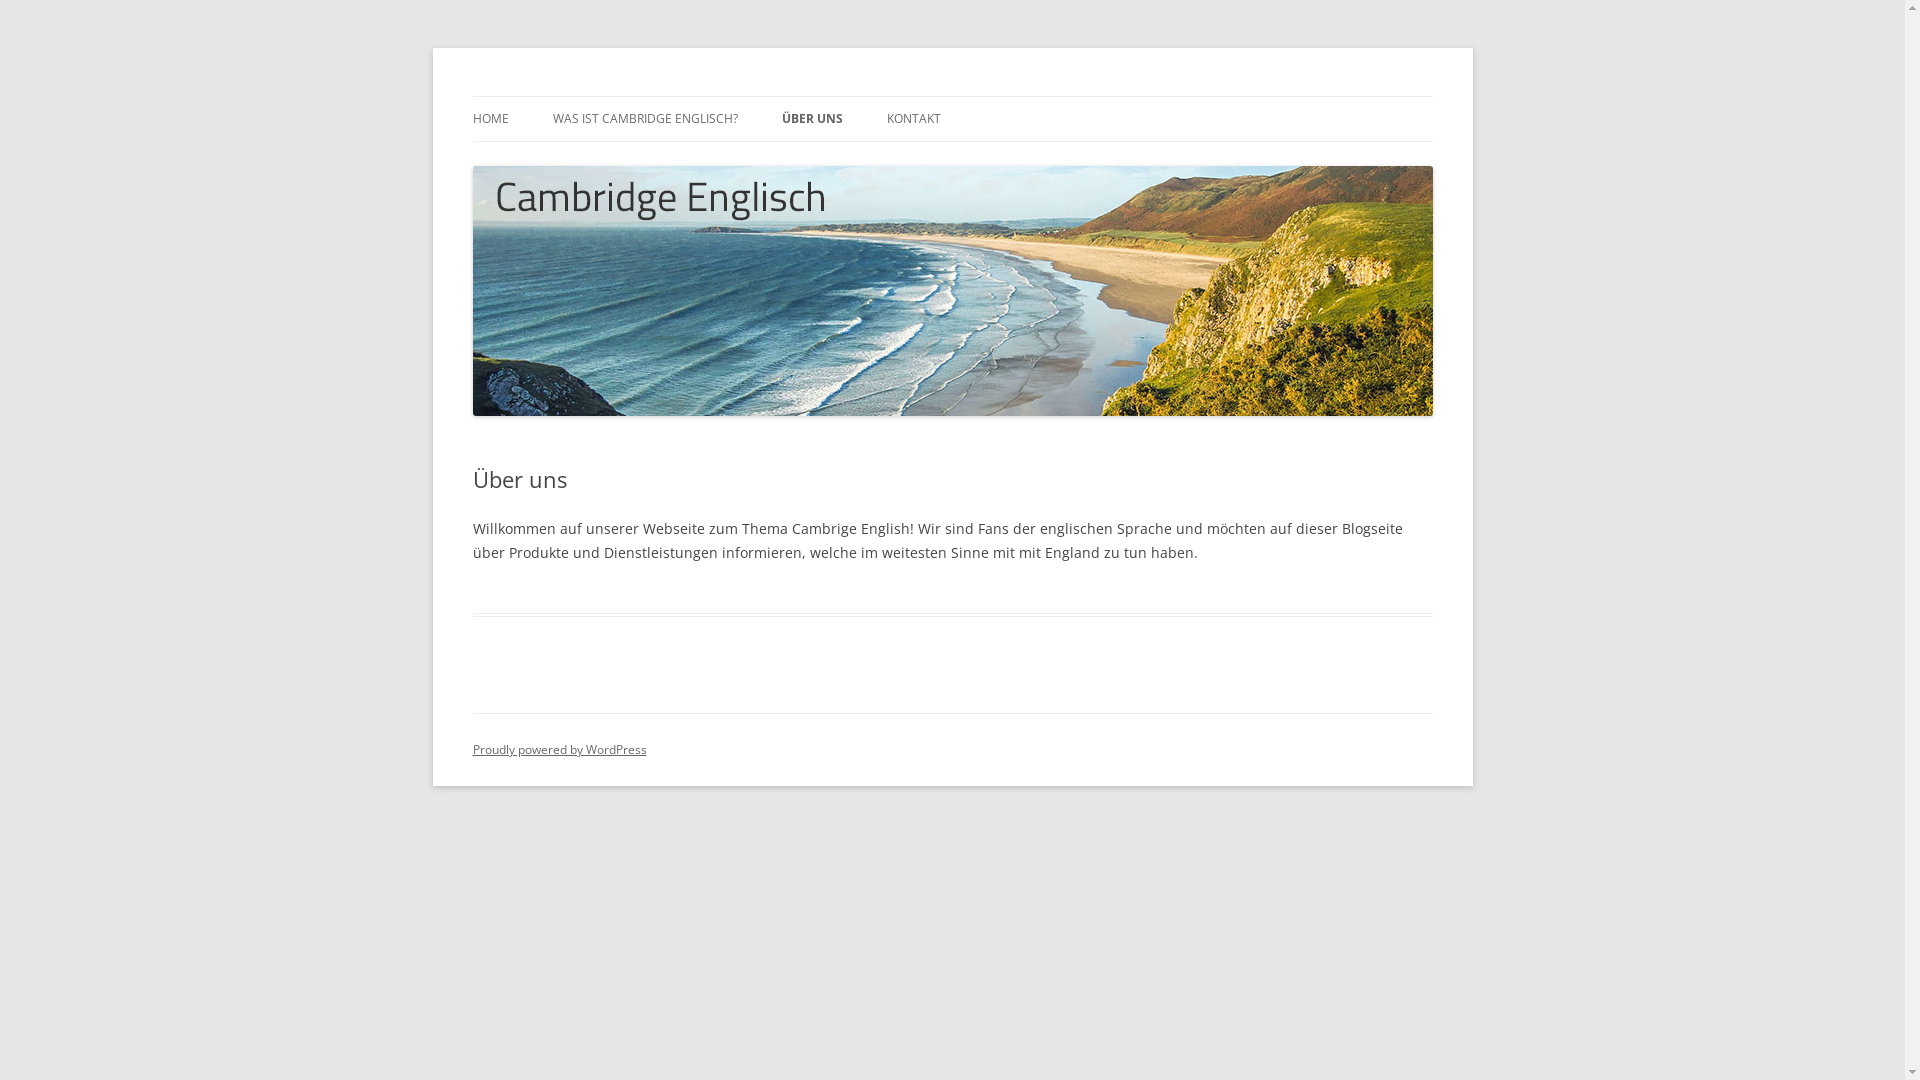 The image size is (1920, 1080). What do you see at coordinates (558, 749) in the screenshot?
I see `'Proudly powered by WordPress'` at bounding box center [558, 749].